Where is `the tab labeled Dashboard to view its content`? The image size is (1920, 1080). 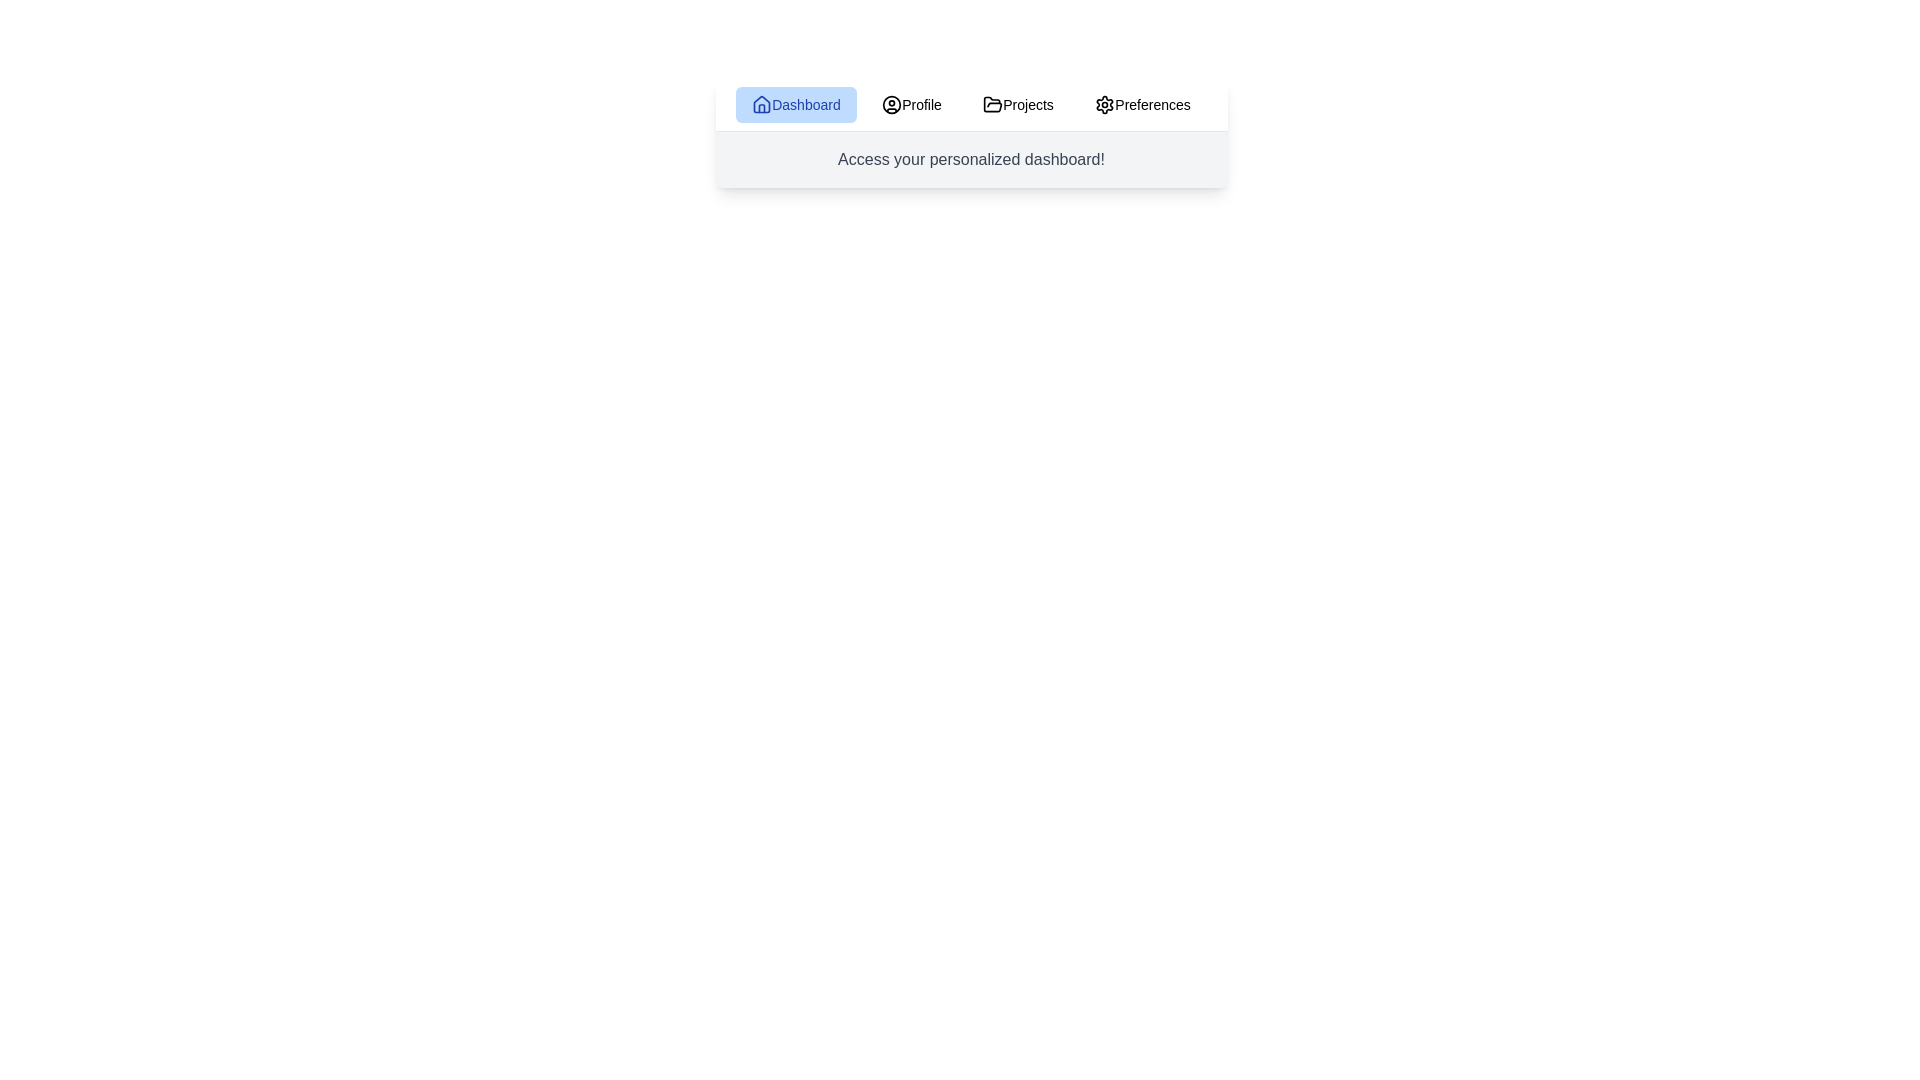
the tab labeled Dashboard to view its content is located at coordinates (795, 104).